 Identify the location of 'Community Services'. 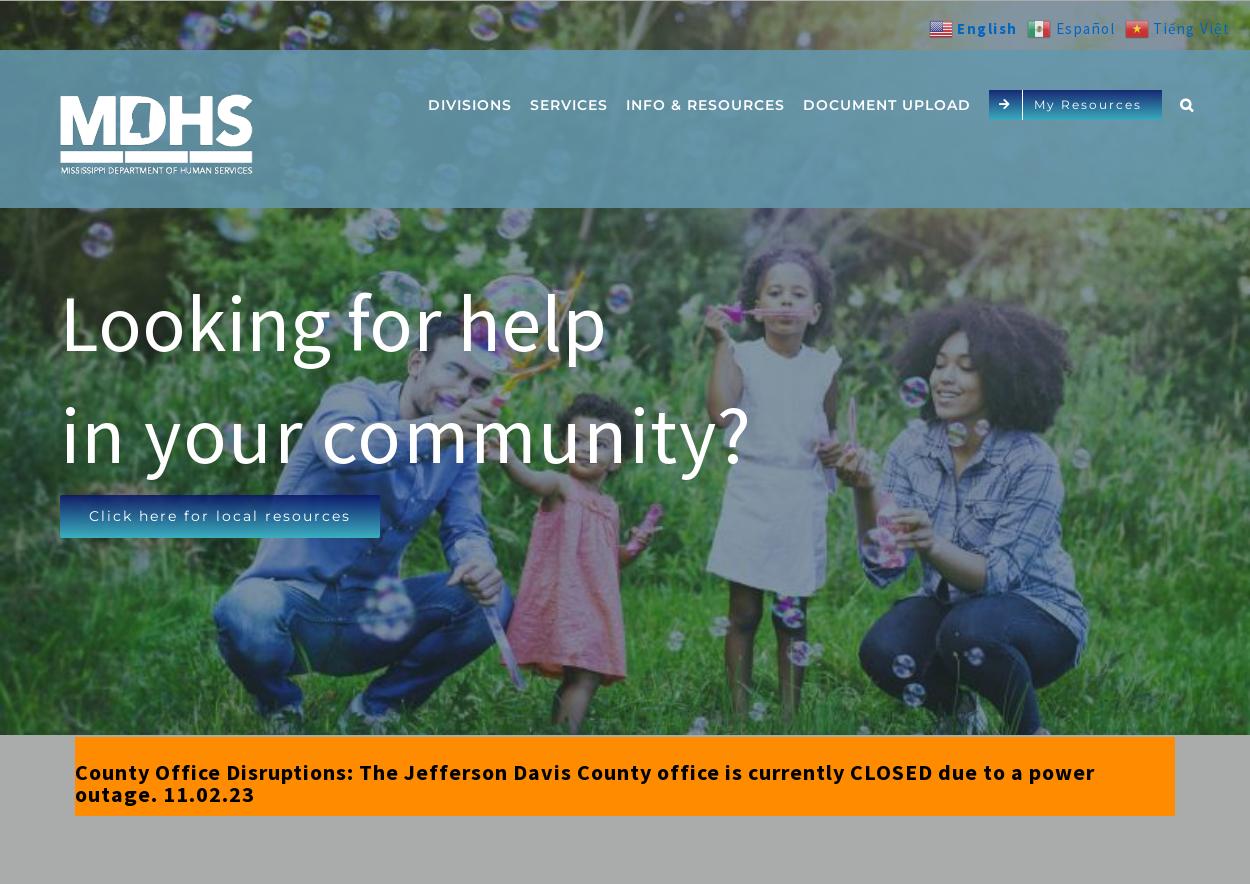
(522, 198).